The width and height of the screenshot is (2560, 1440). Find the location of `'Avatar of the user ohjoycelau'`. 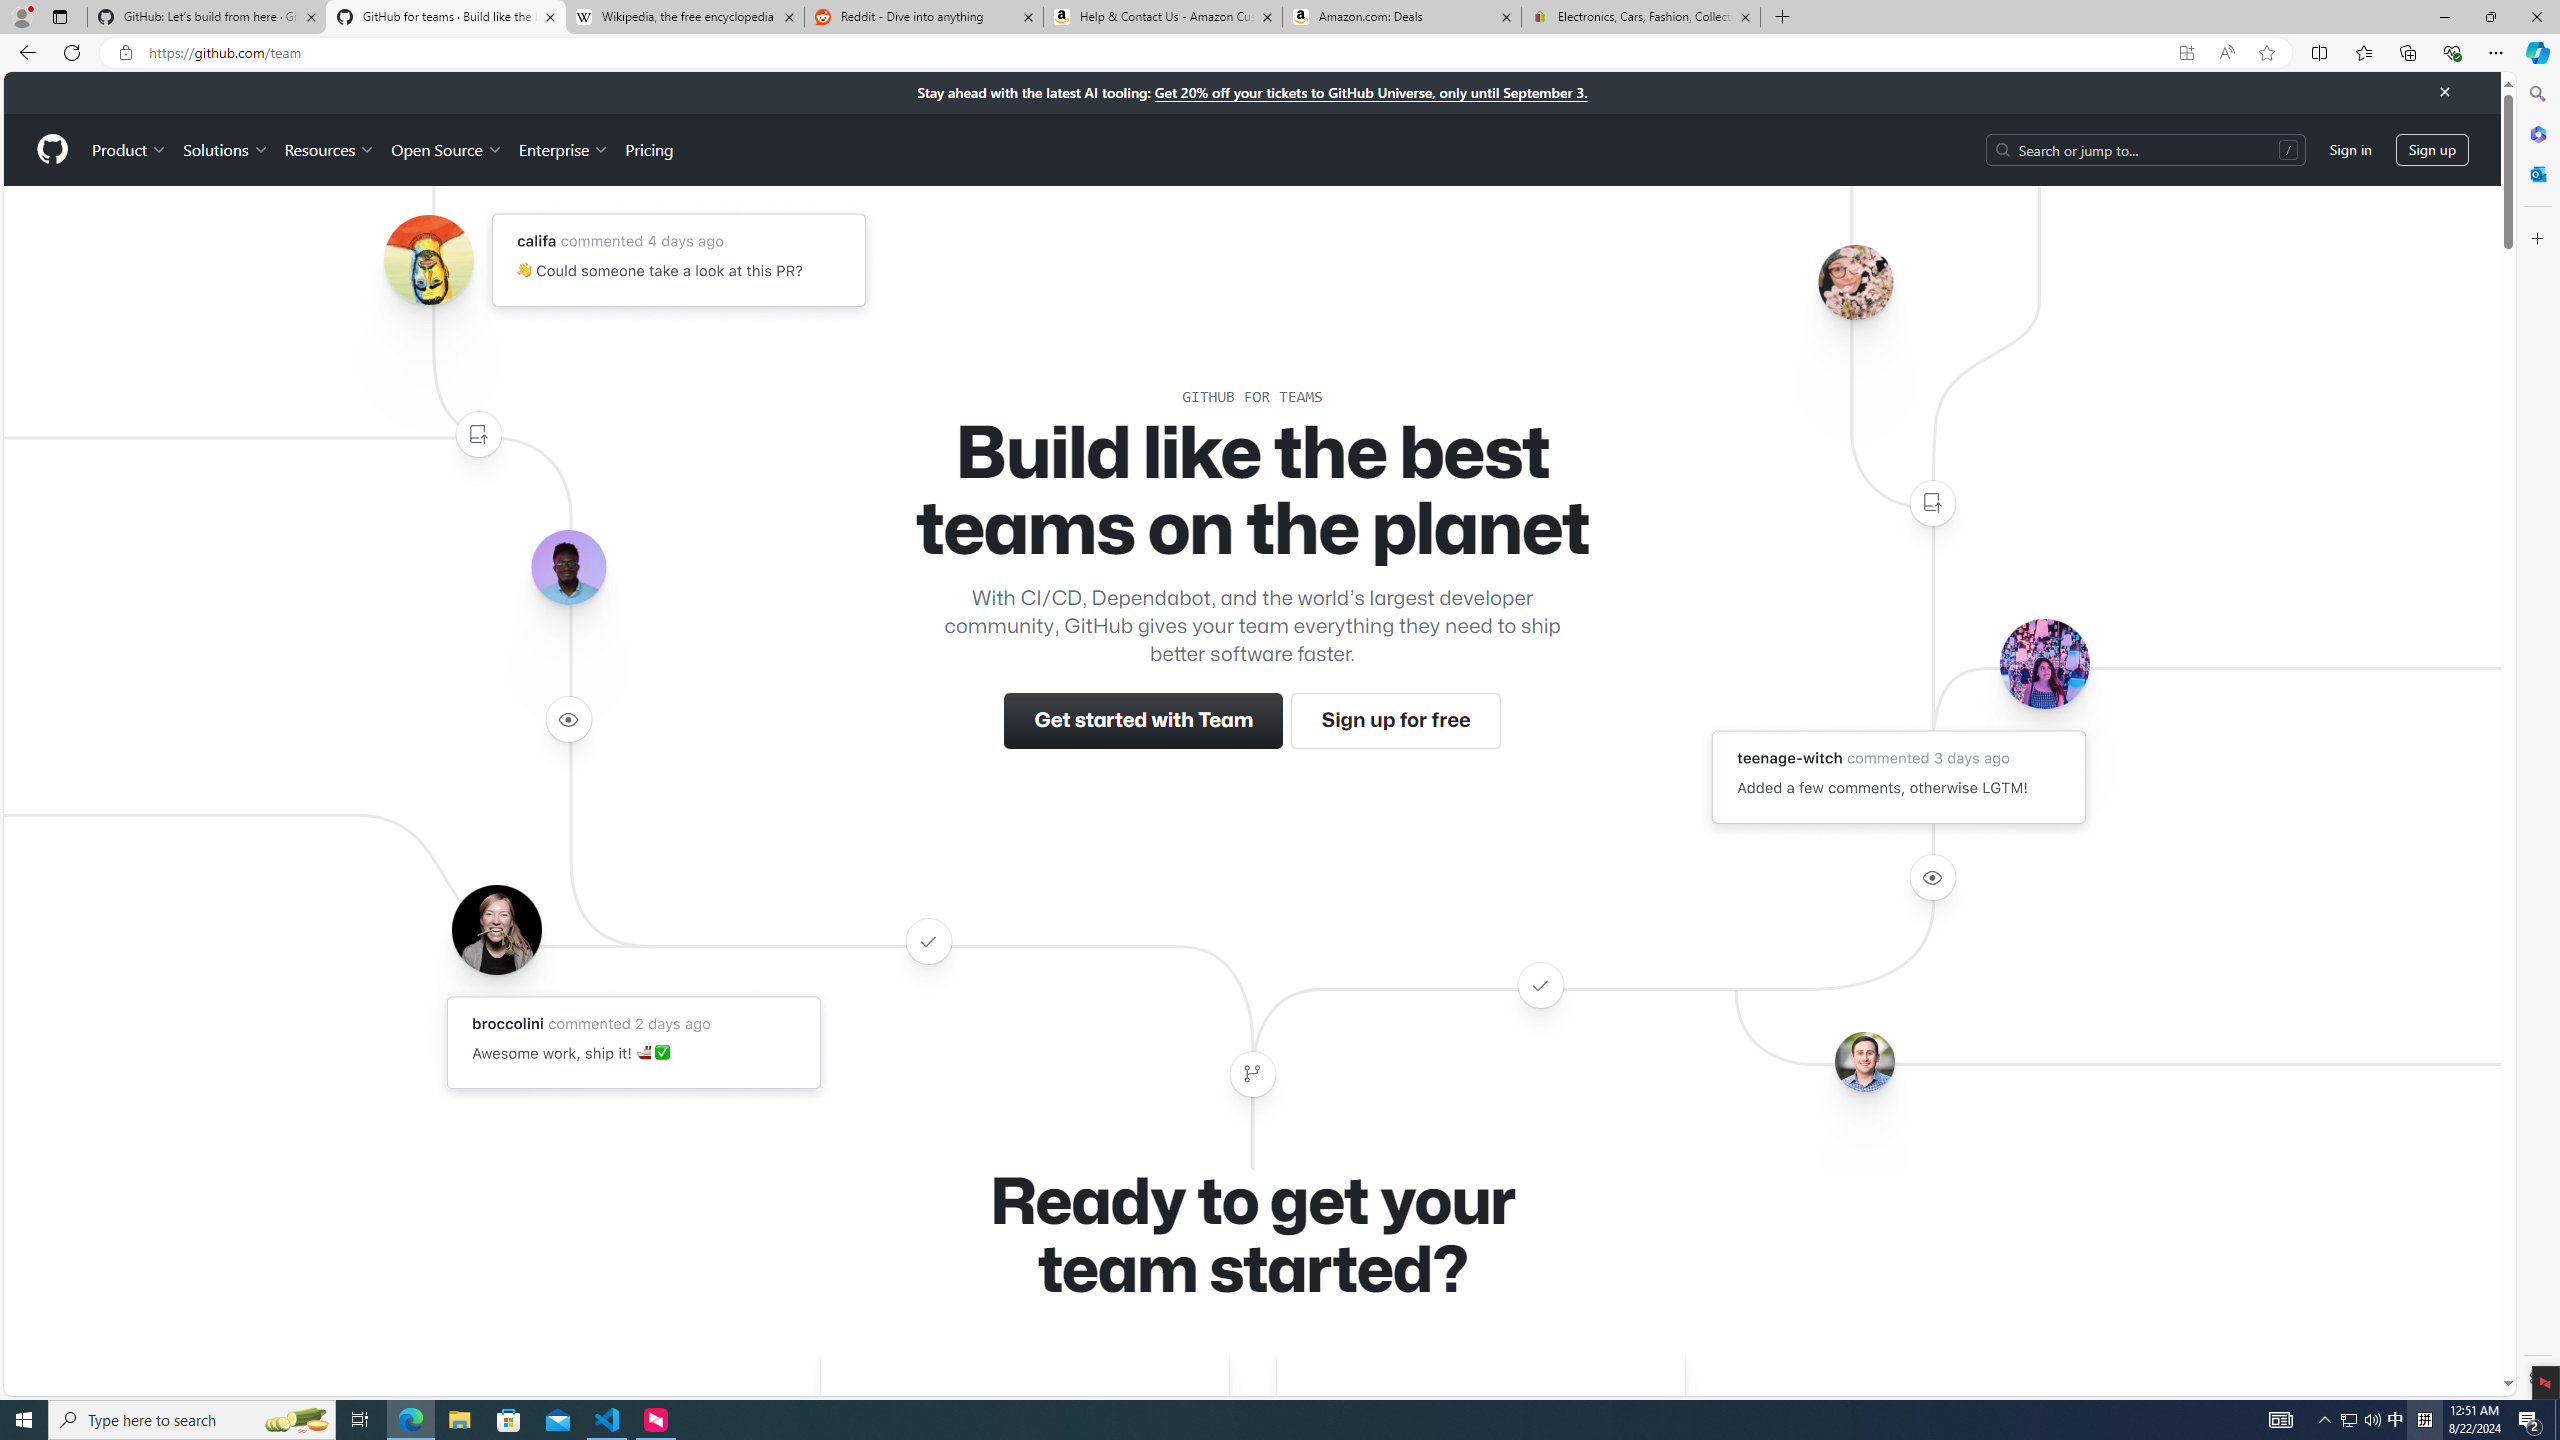

'Avatar of the user ohjoycelau' is located at coordinates (1854, 280).